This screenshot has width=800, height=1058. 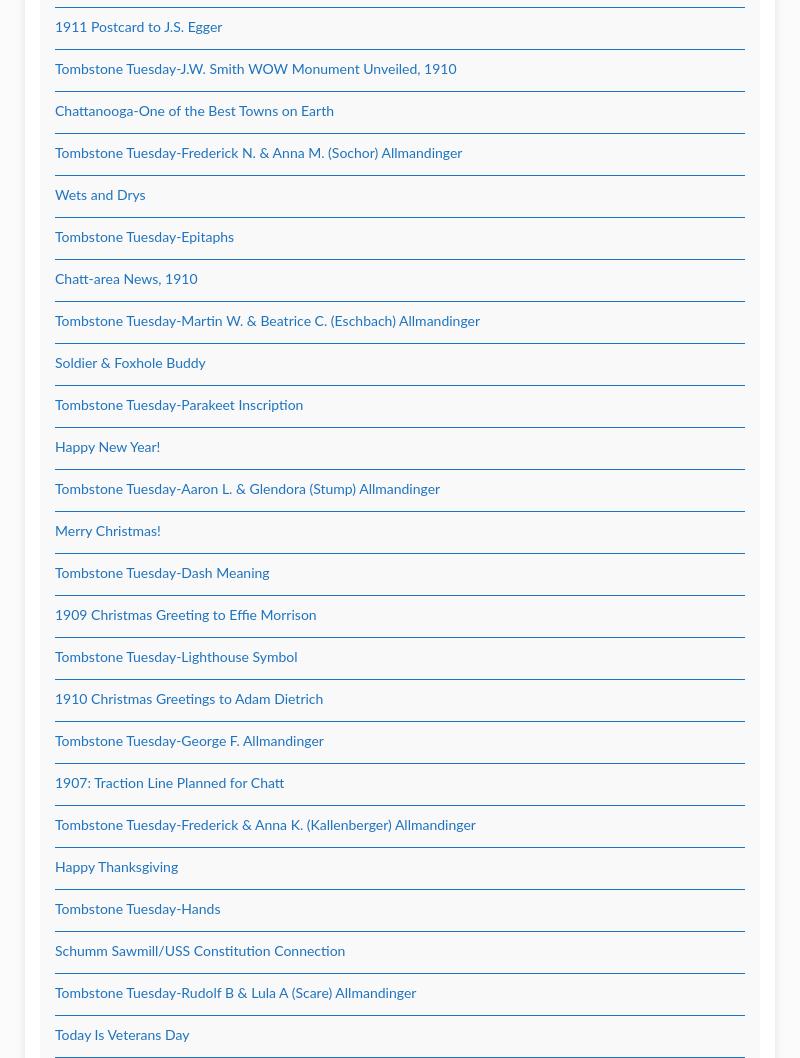 I want to click on 'Today Is Veterans Day', so click(x=54, y=1034).